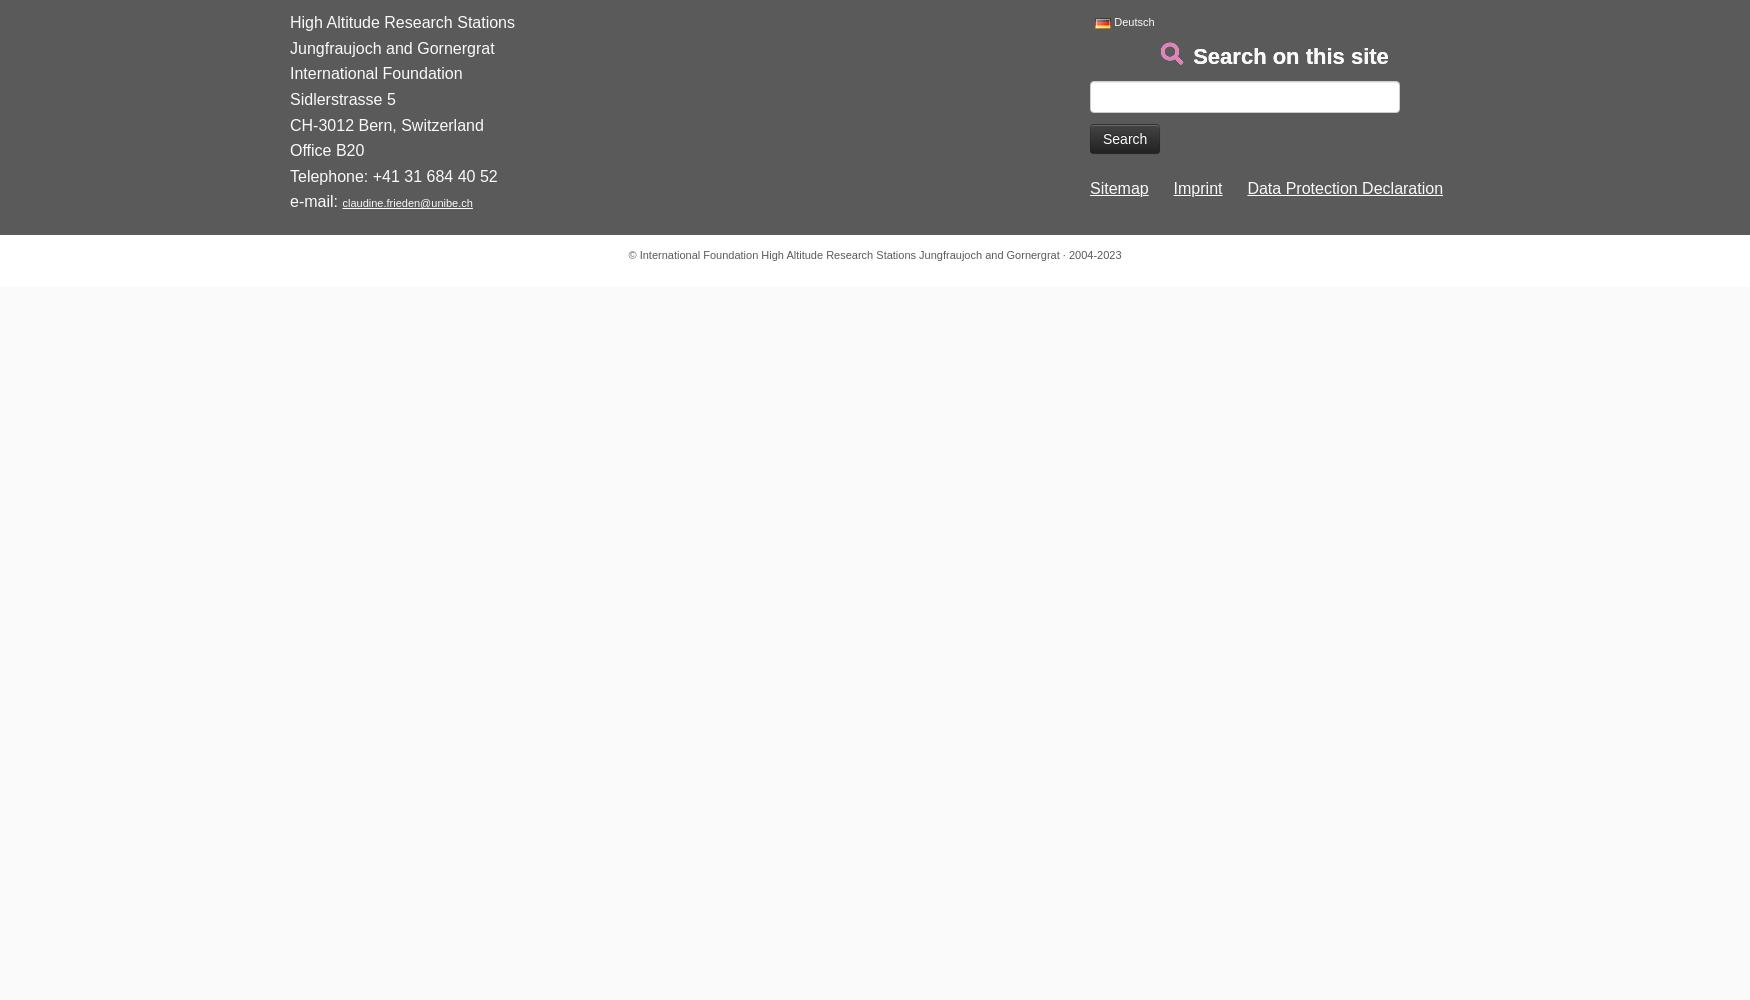  Describe the element at coordinates (1172, 188) in the screenshot. I see `'Imprint'` at that location.